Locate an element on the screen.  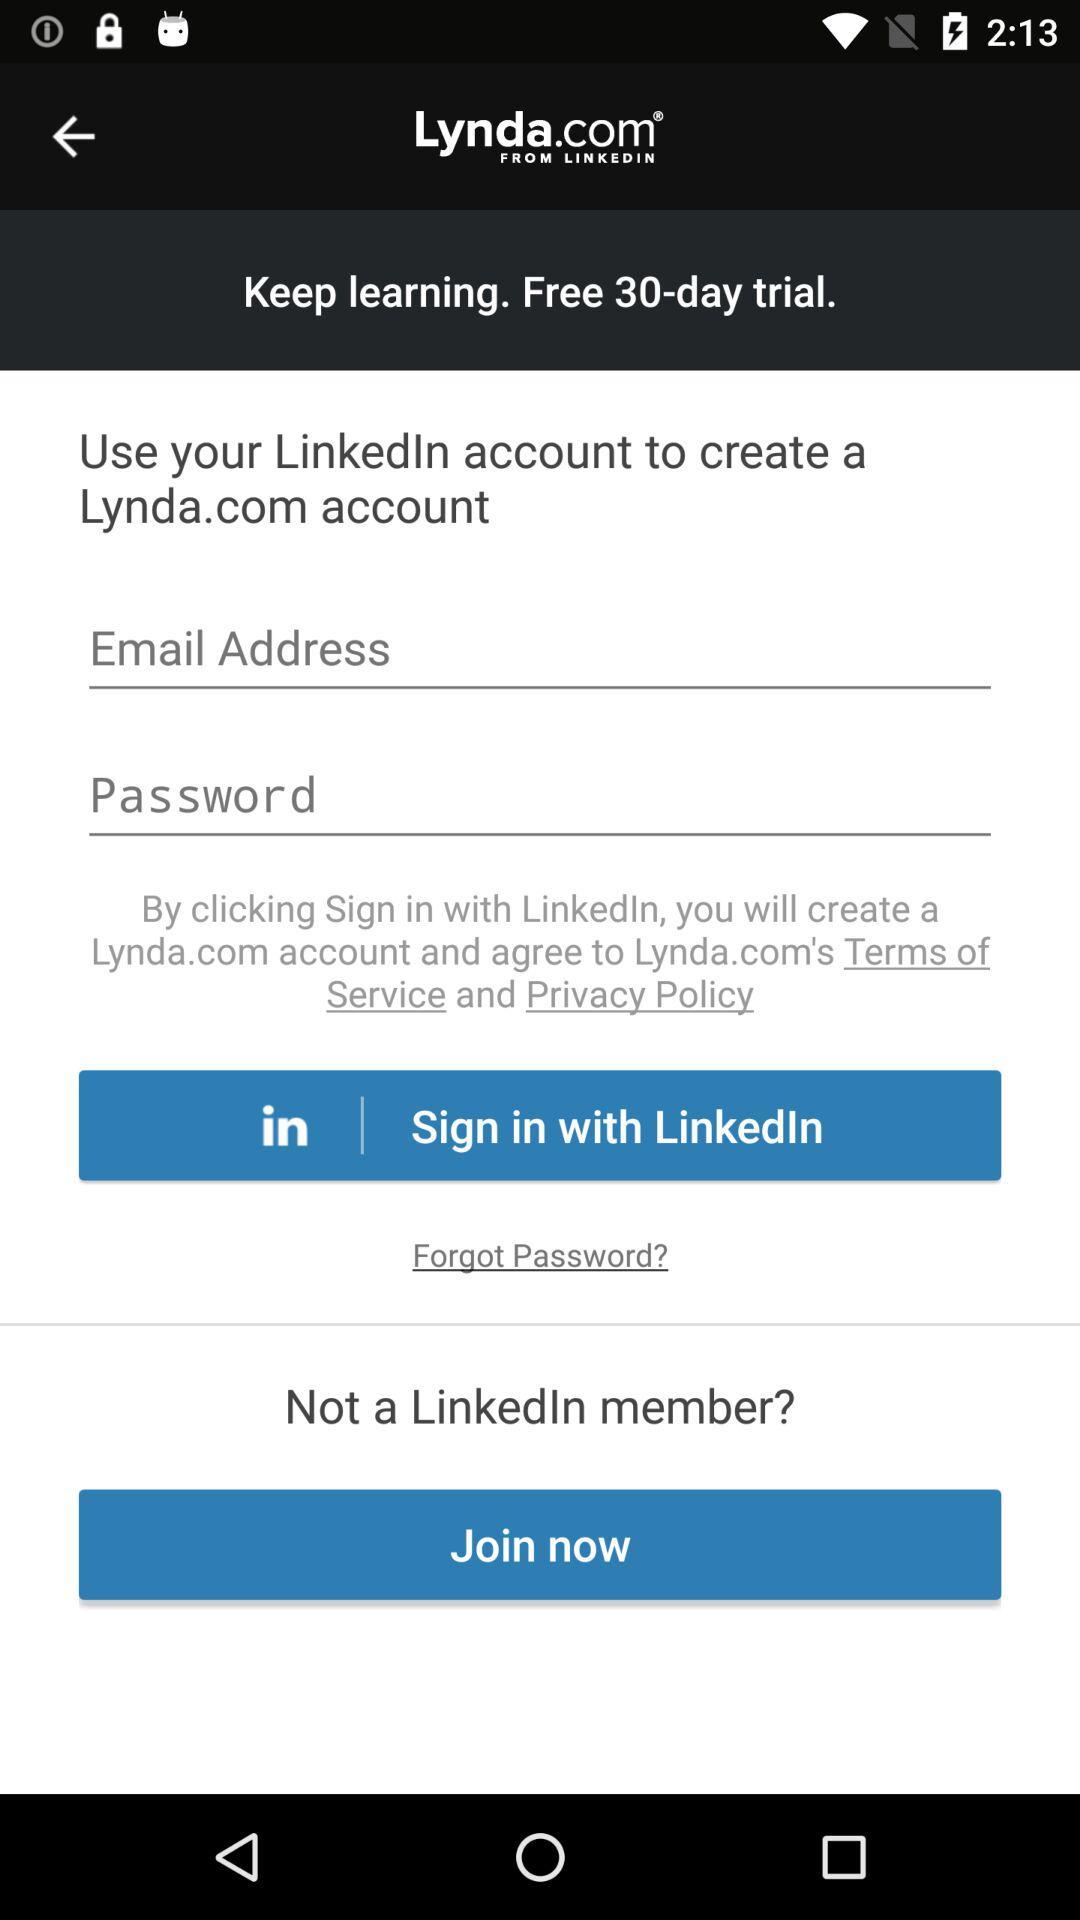
by clicking sign is located at coordinates (540, 949).